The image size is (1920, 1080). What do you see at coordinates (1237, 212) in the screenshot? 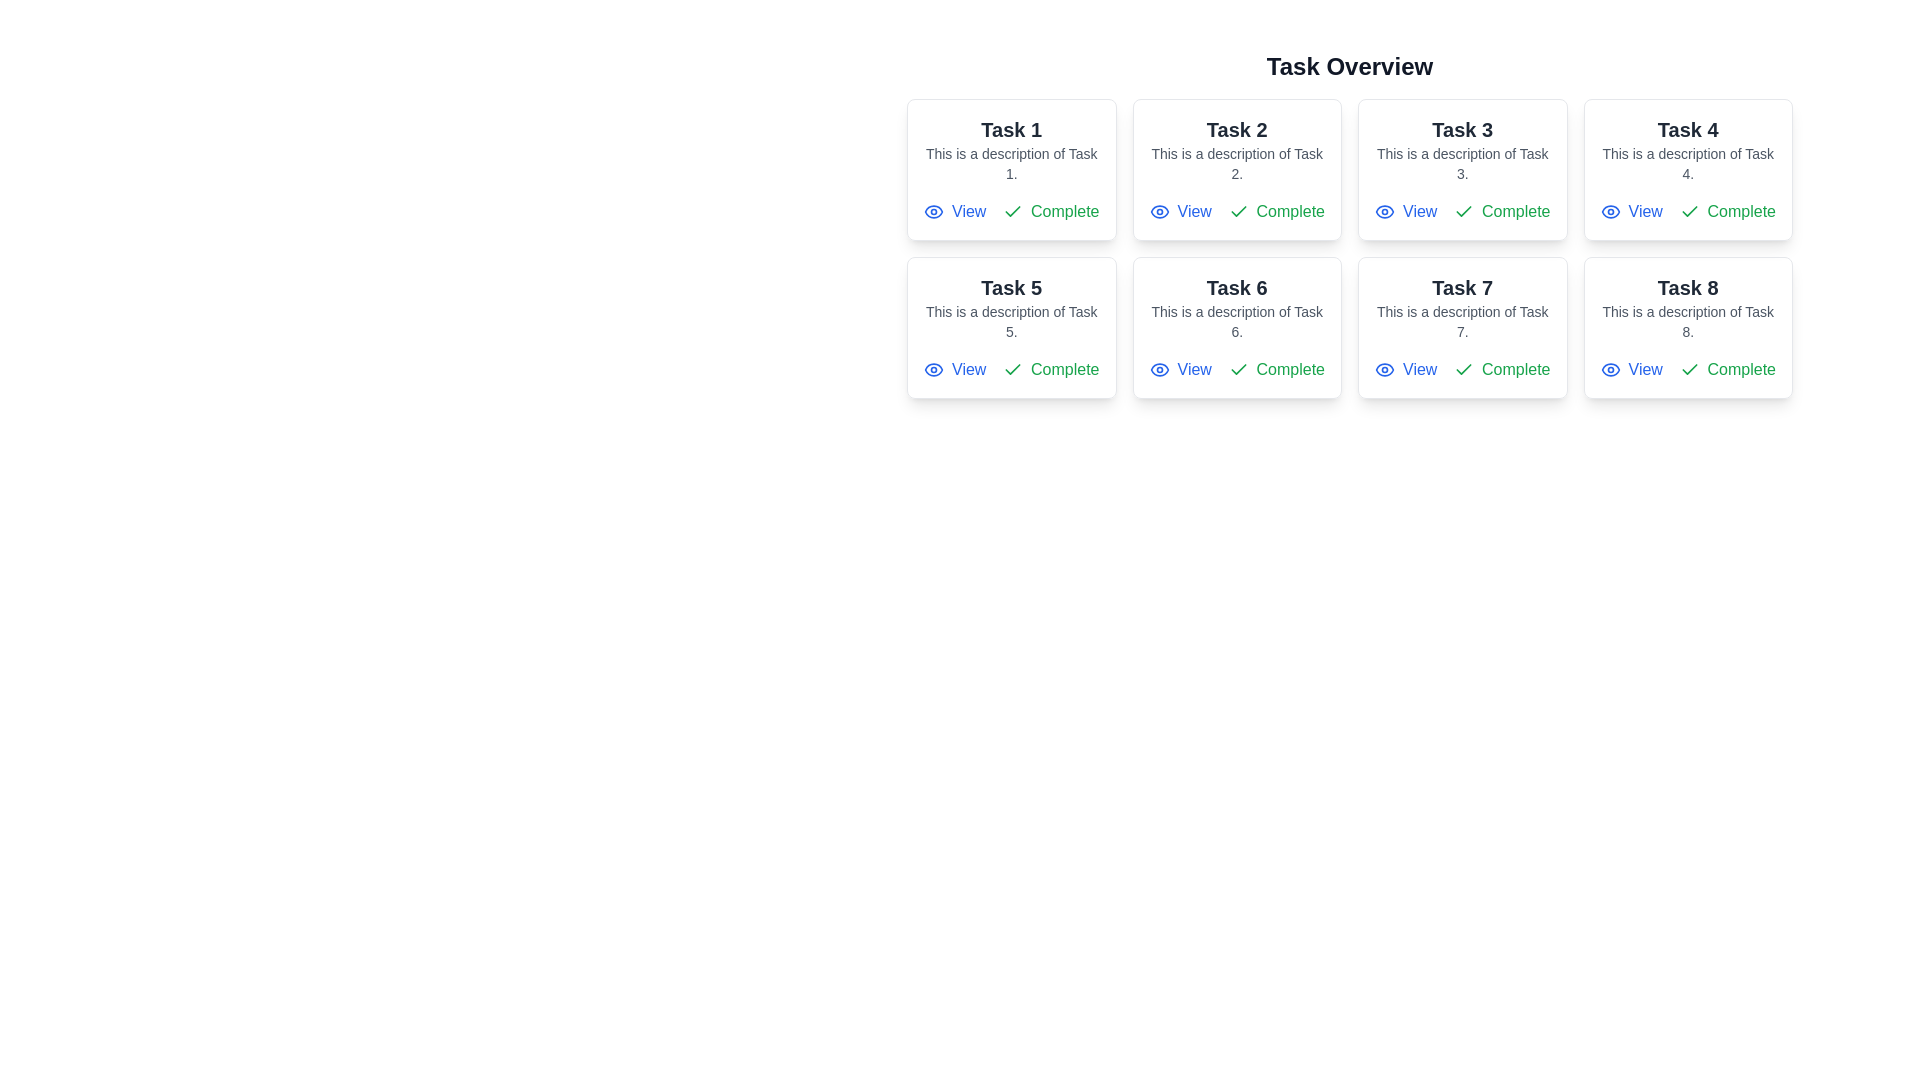
I see `the green checkmark icon representing the 'Complete' action located in the upper-right section of the second task card under 'Task 2'` at bounding box center [1237, 212].